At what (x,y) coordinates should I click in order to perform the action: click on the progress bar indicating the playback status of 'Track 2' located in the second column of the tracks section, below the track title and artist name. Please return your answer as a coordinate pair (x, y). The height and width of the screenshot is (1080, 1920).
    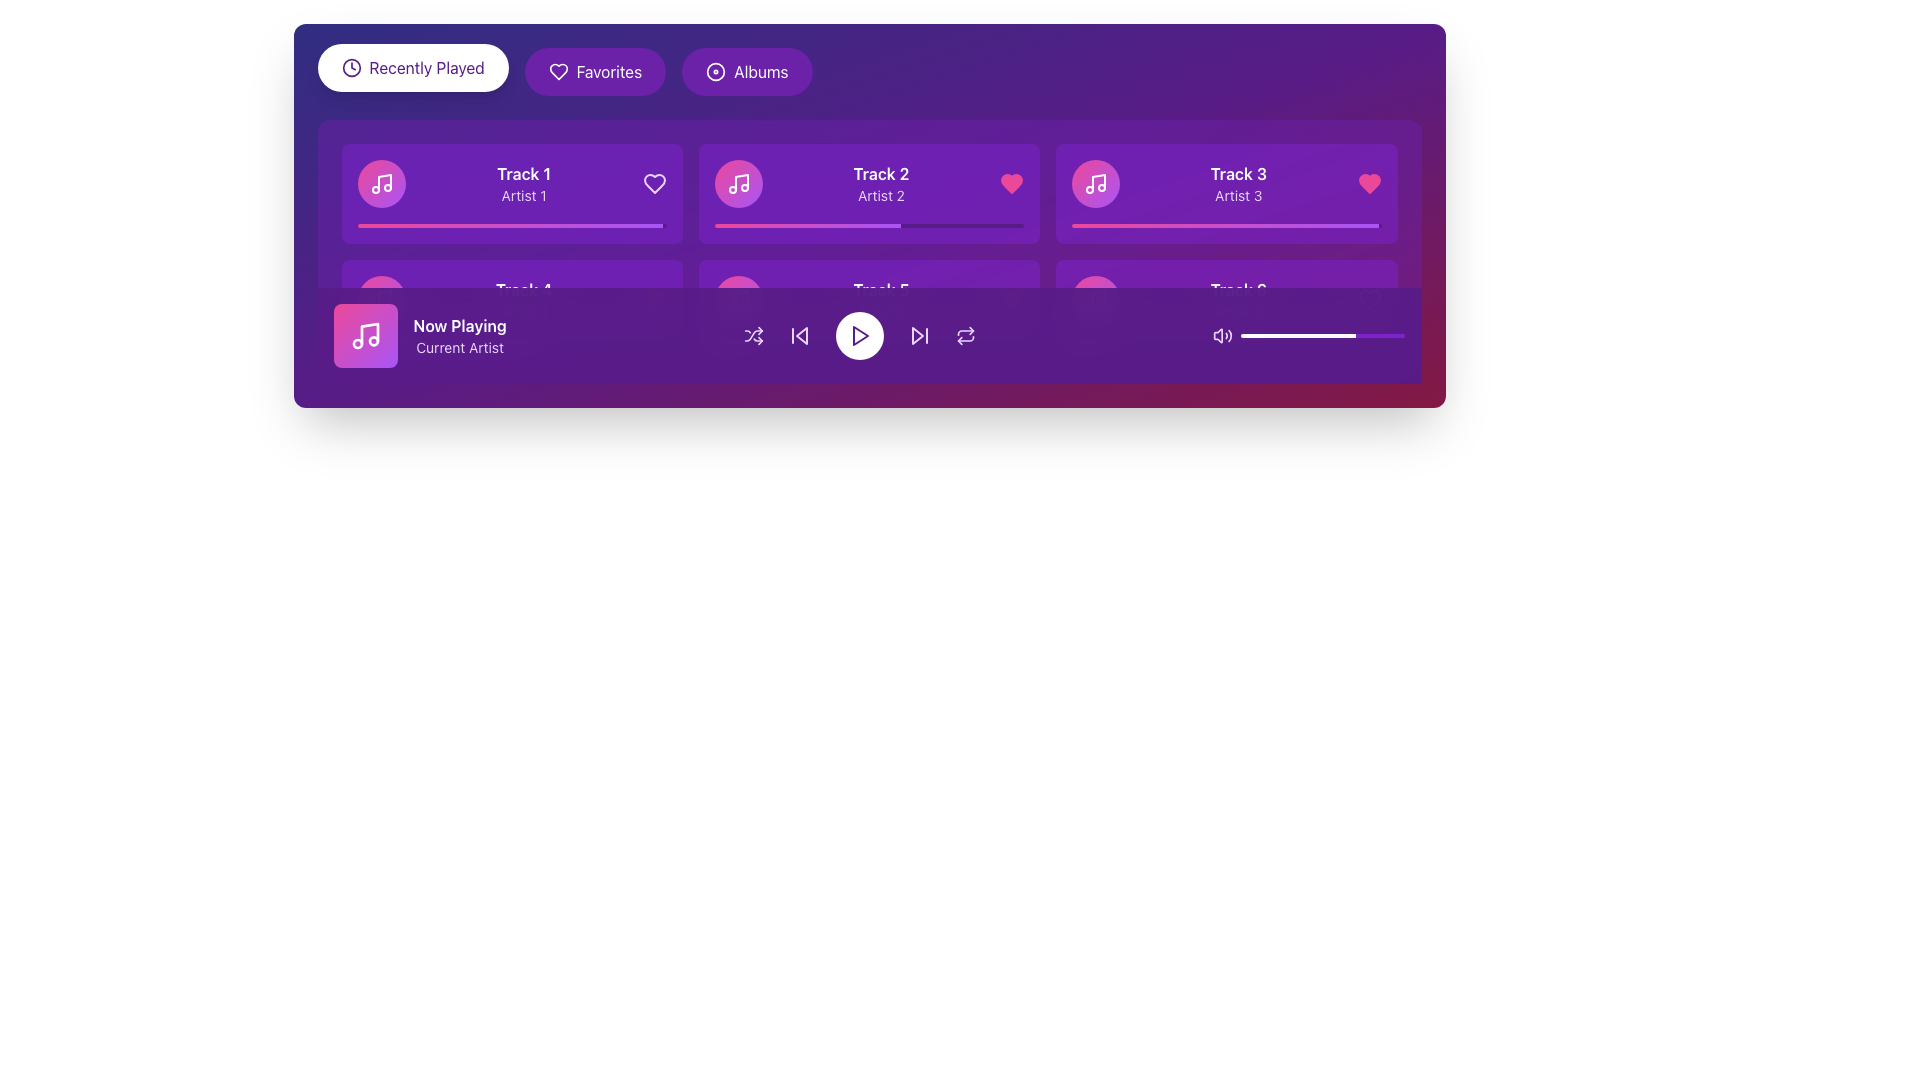
    Looking at the image, I should click on (869, 225).